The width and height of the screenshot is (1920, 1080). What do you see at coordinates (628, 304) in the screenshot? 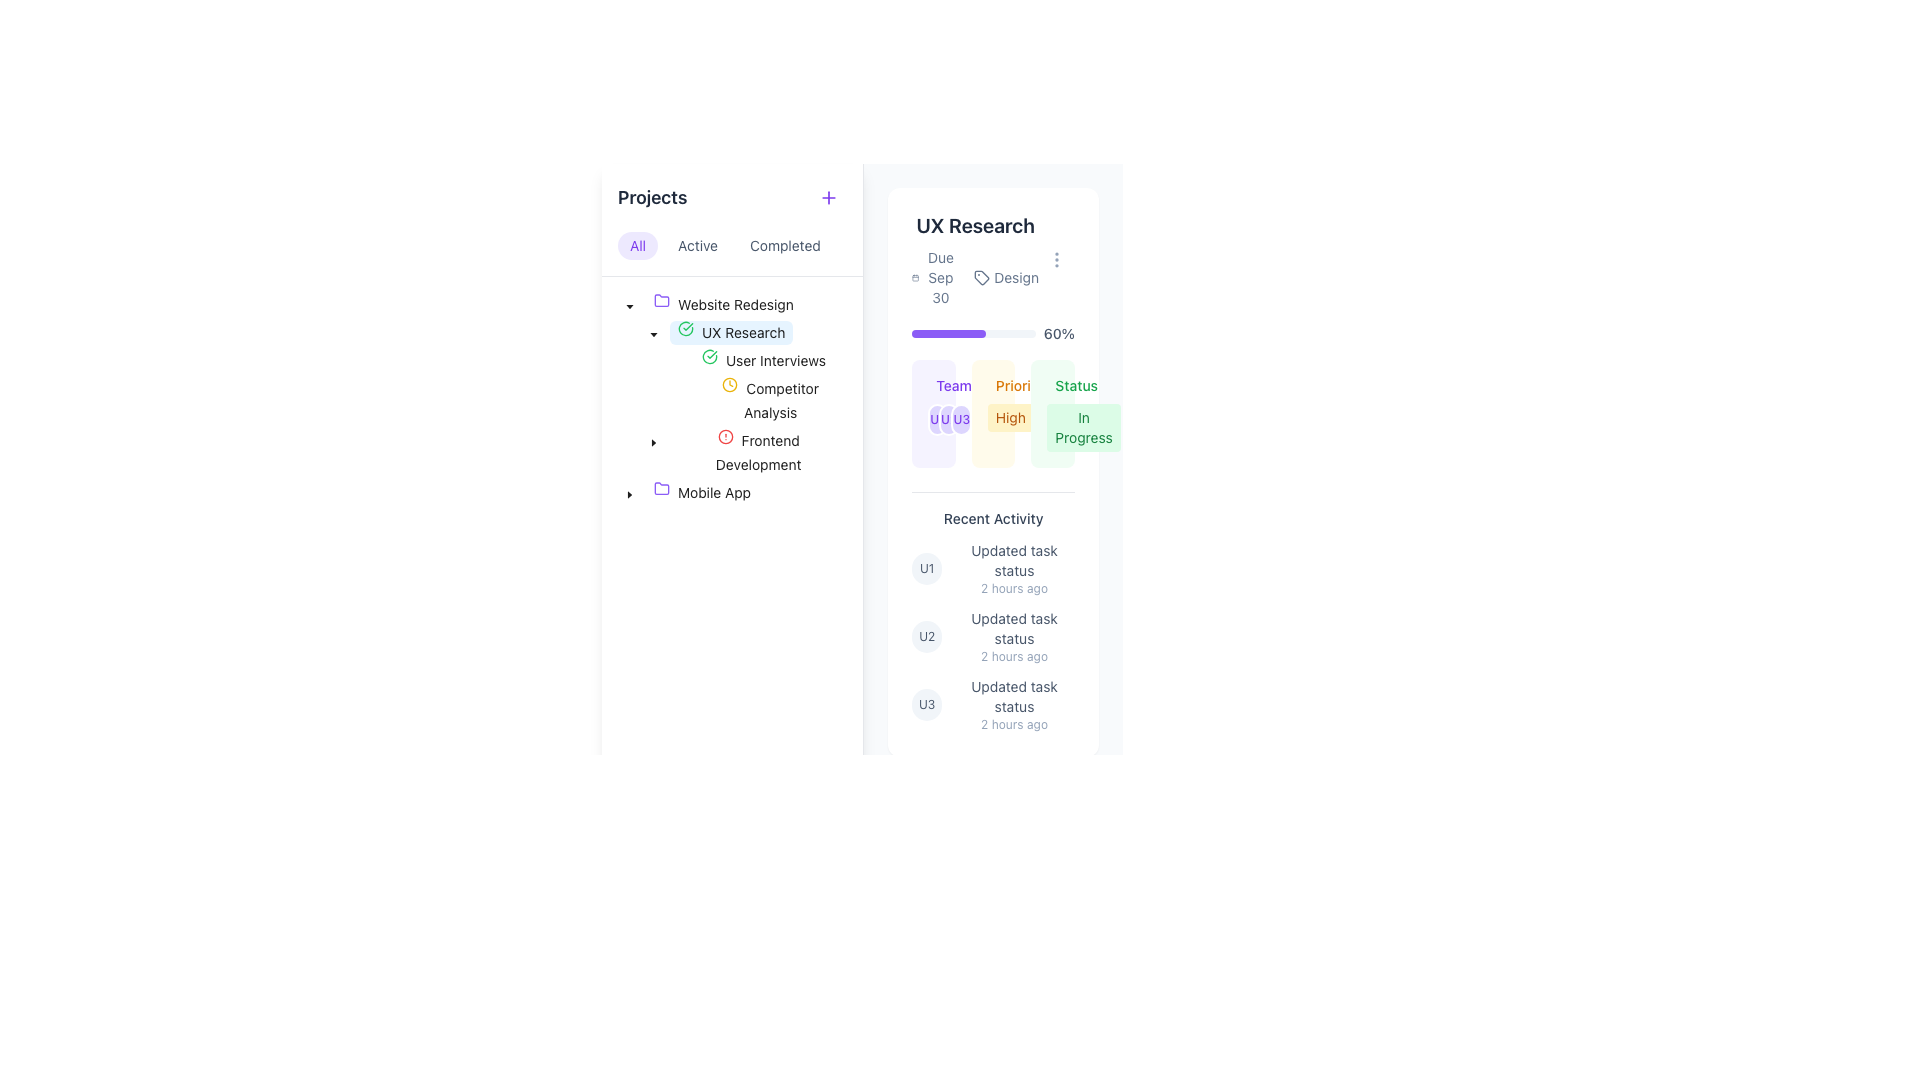
I see `the Toggle button for collapsing or expanding the tree structure associated with 'Website Redesign' in the left panel for navigation` at bounding box center [628, 304].